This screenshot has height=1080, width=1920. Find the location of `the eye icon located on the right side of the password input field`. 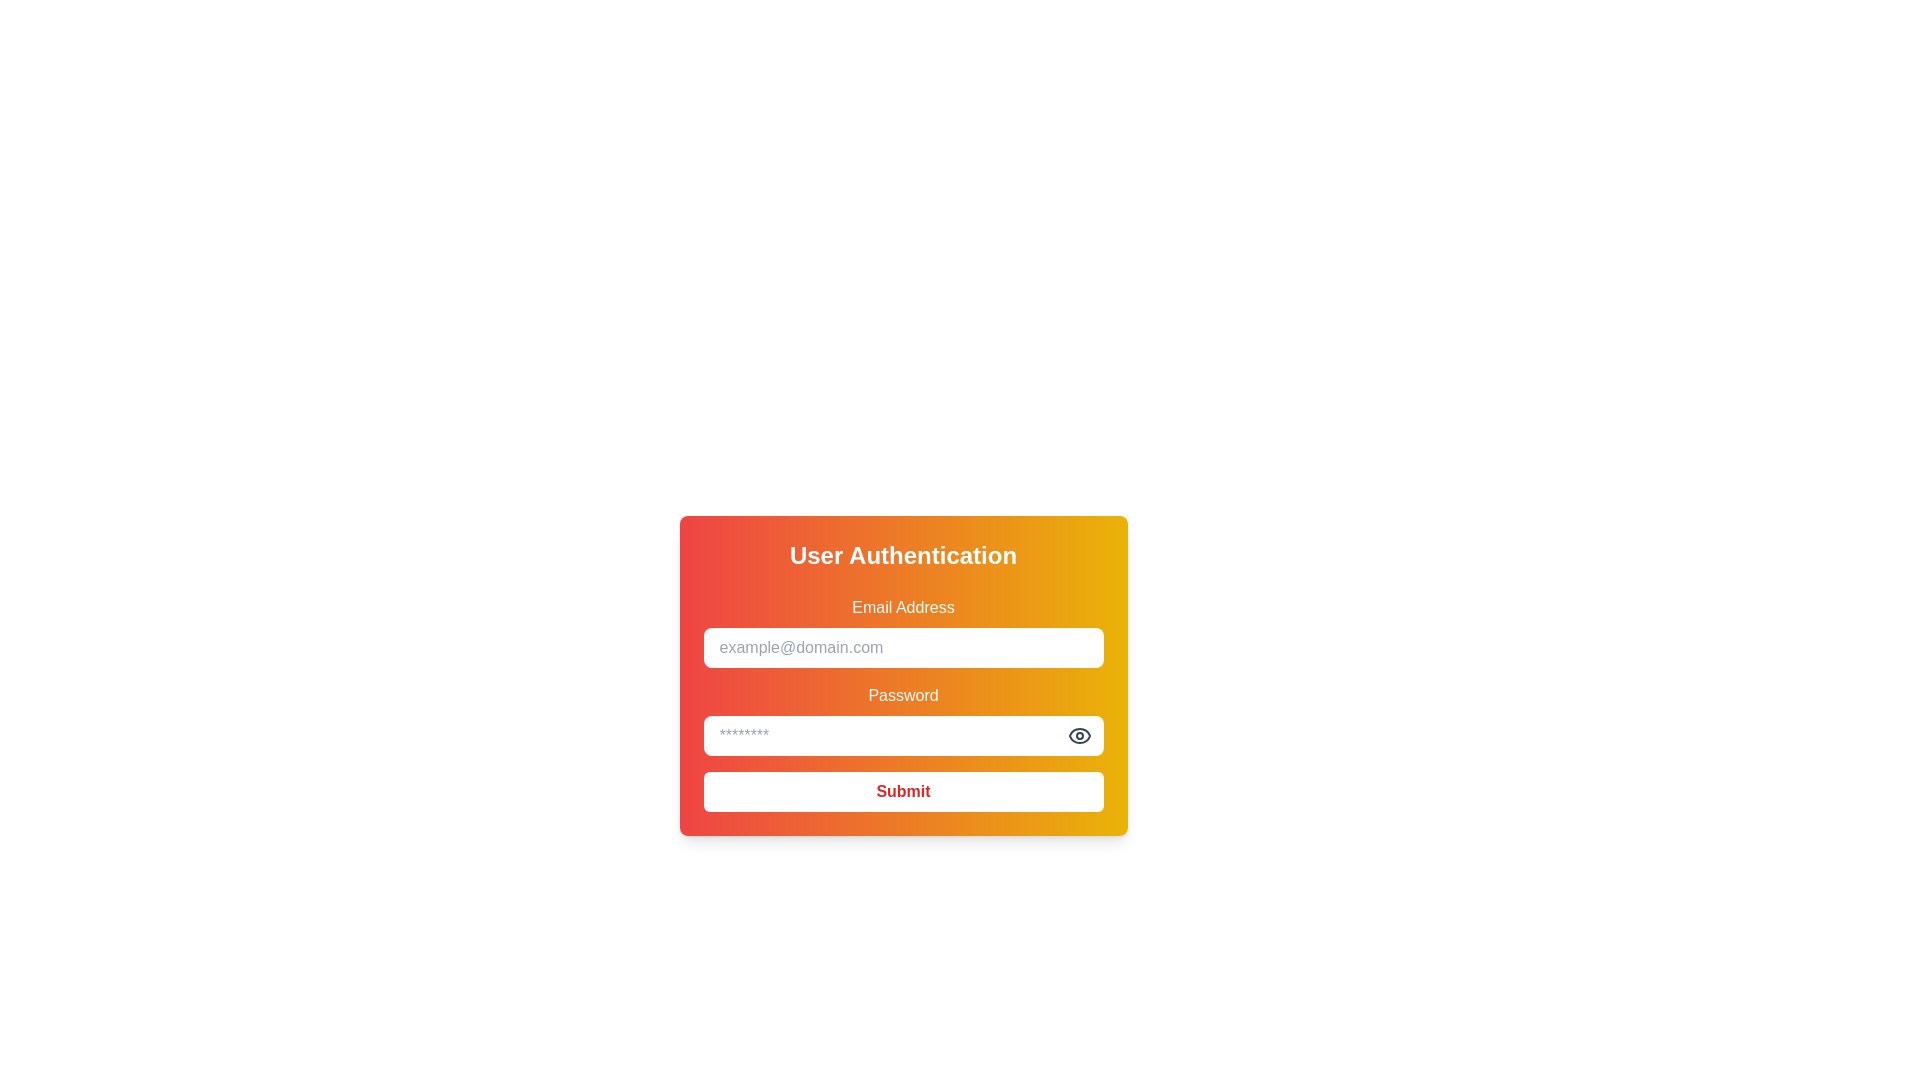

the eye icon located on the right side of the password input field is located at coordinates (1078, 736).